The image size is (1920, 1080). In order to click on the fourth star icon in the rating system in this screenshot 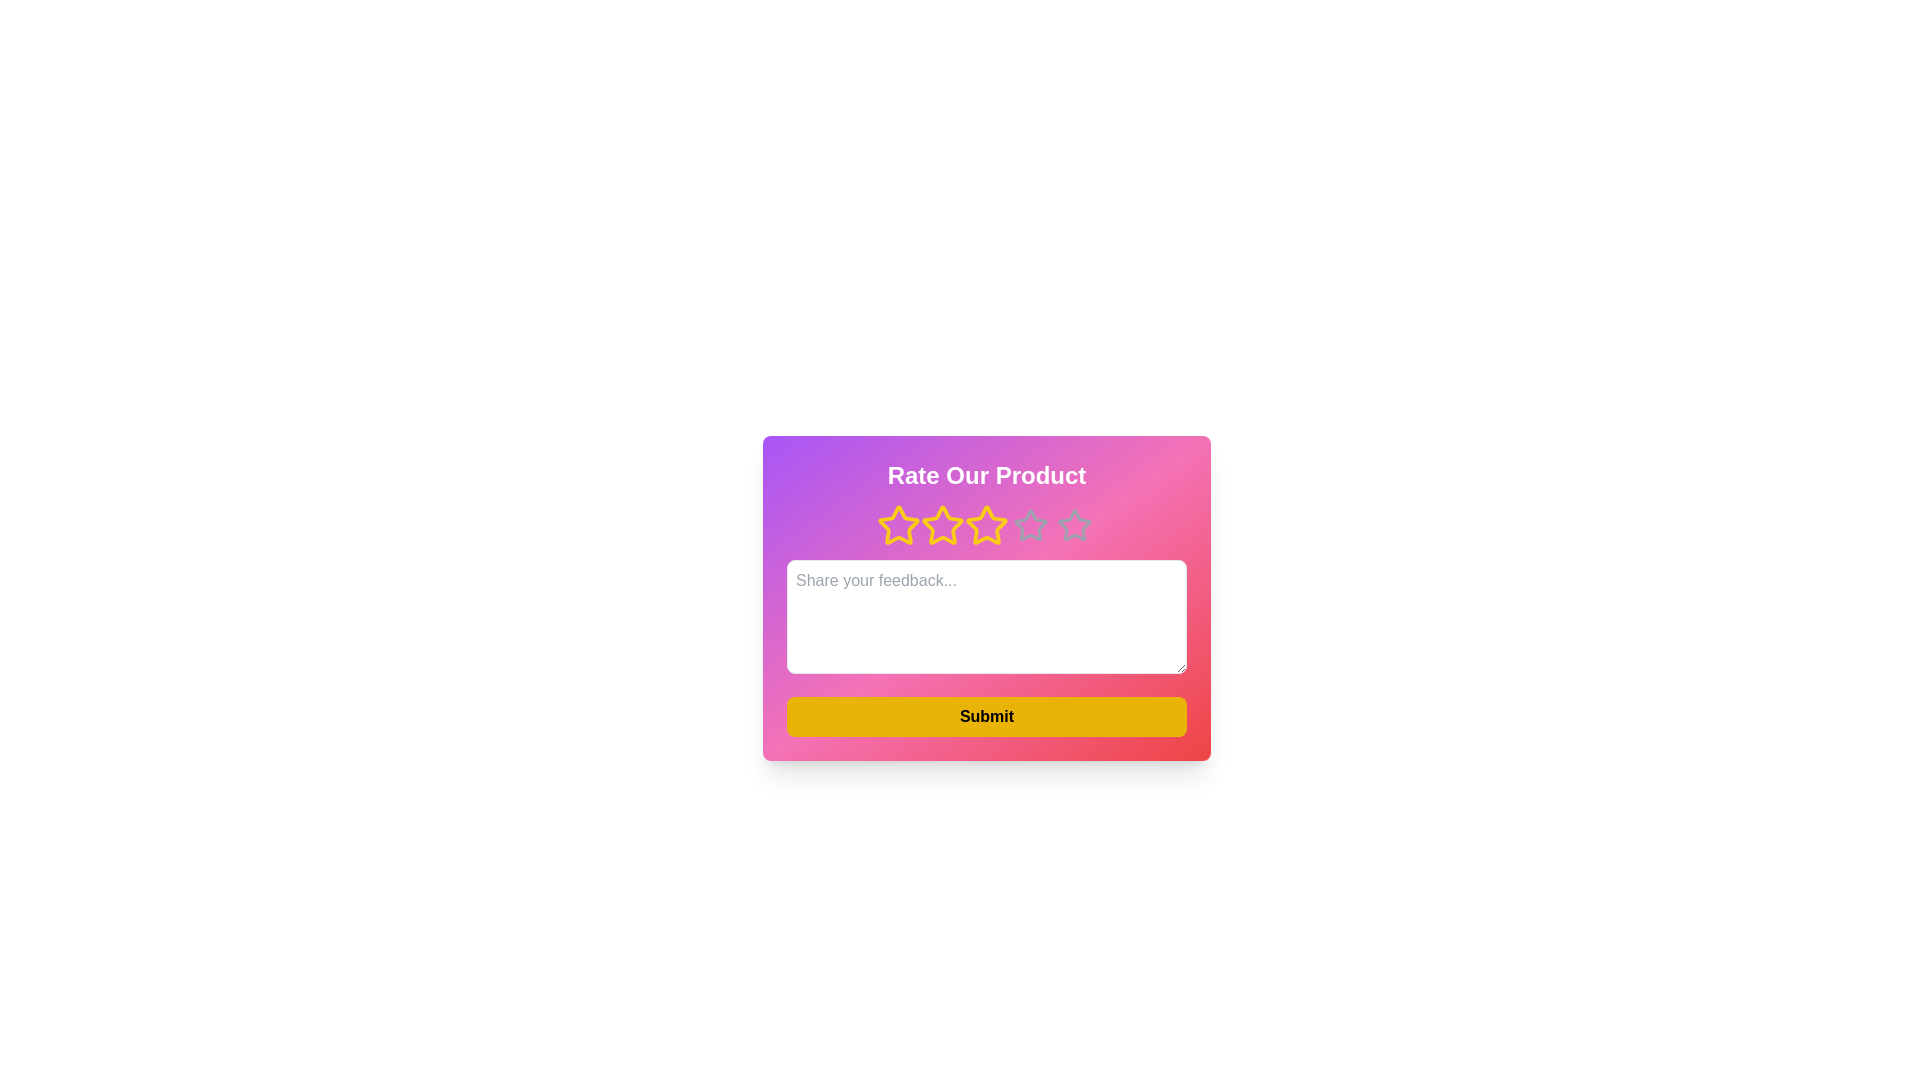, I will do `click(987, 524)`.